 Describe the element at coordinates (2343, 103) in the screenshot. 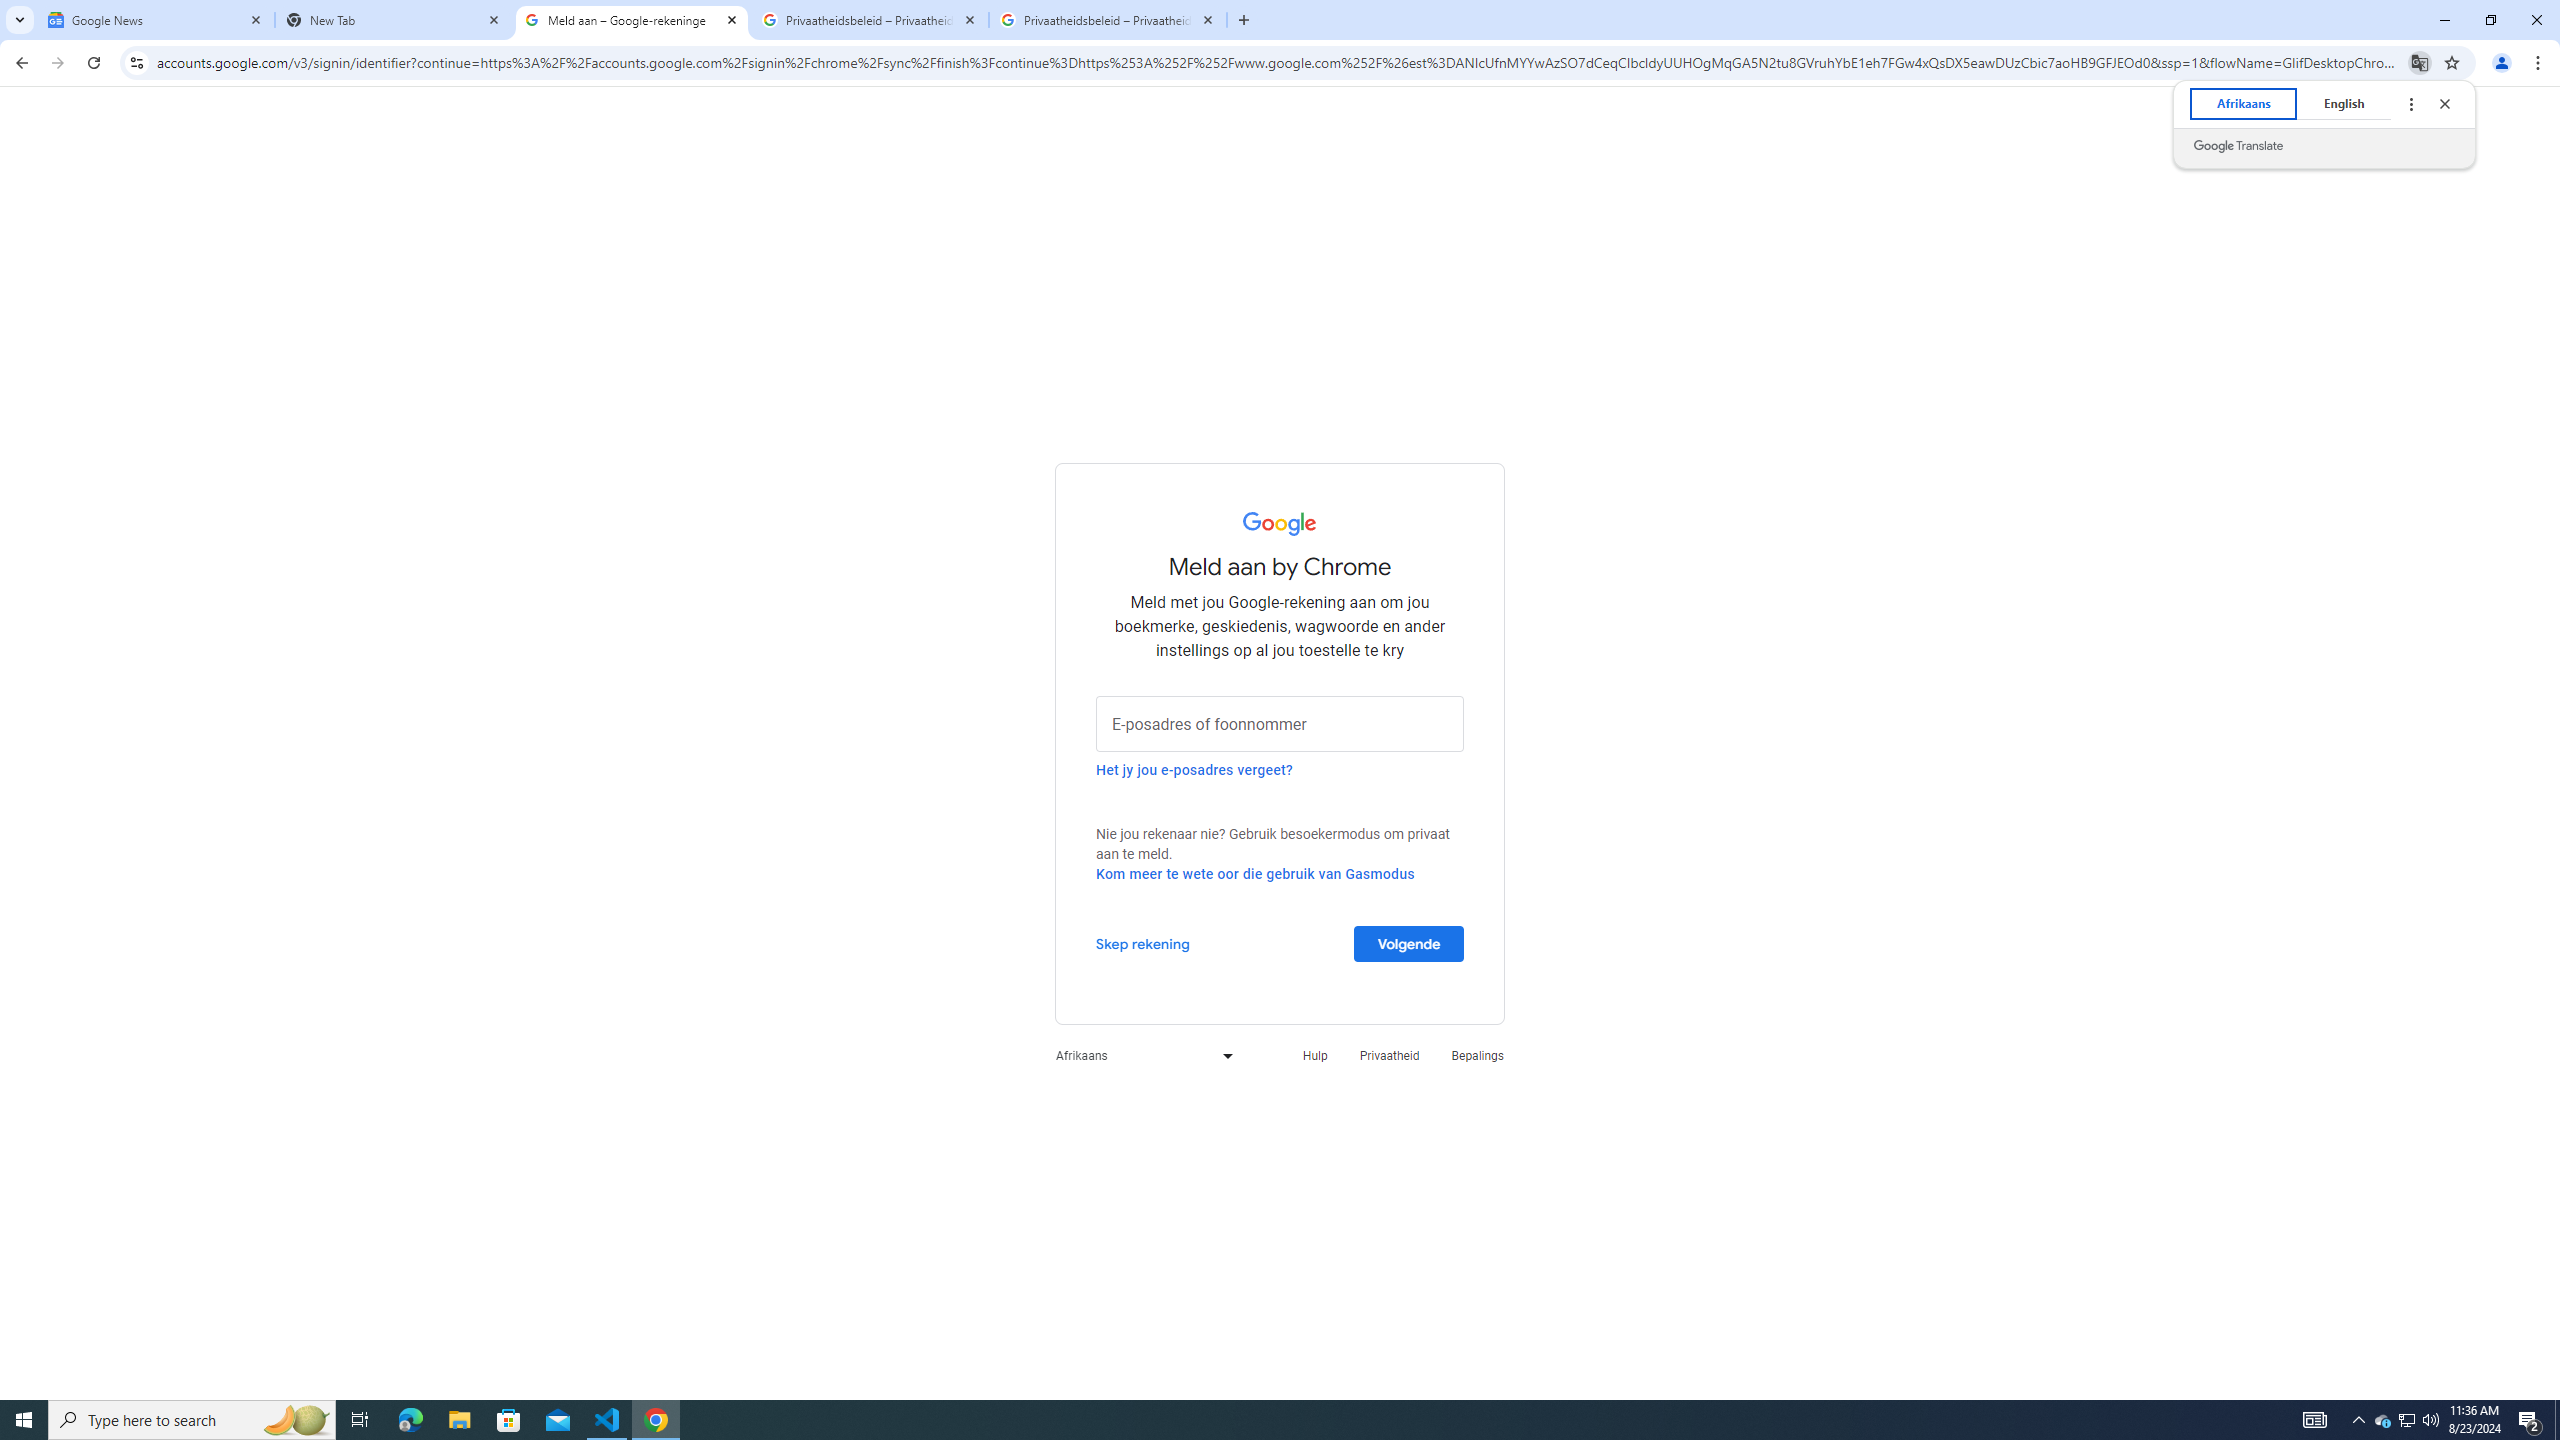

I see `'English'` at that location.